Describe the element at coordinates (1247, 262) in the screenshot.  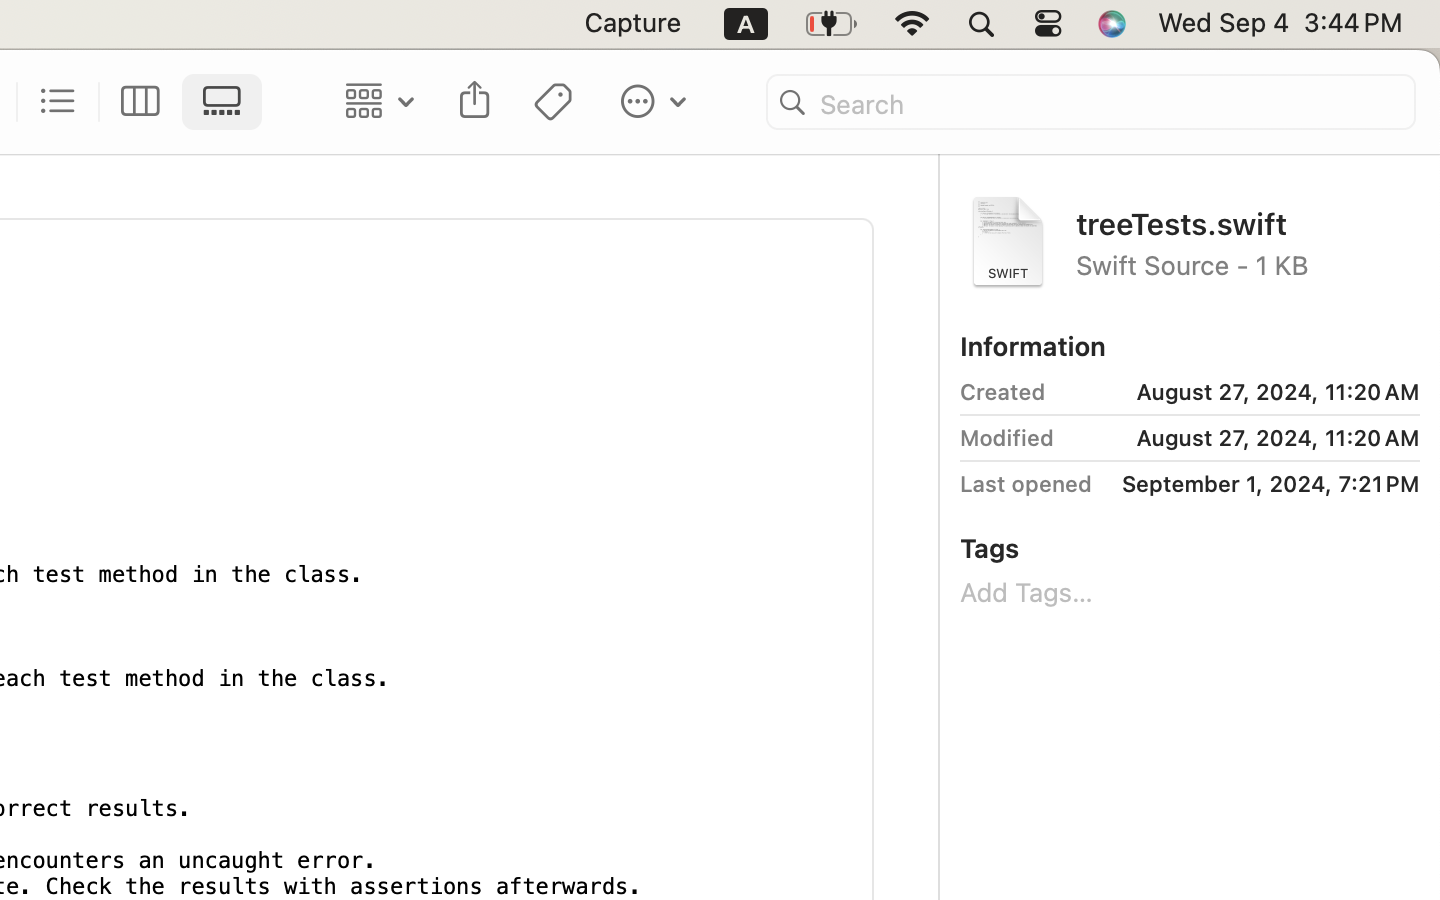
I see `'Swift Source - 1 KB'` at that location.